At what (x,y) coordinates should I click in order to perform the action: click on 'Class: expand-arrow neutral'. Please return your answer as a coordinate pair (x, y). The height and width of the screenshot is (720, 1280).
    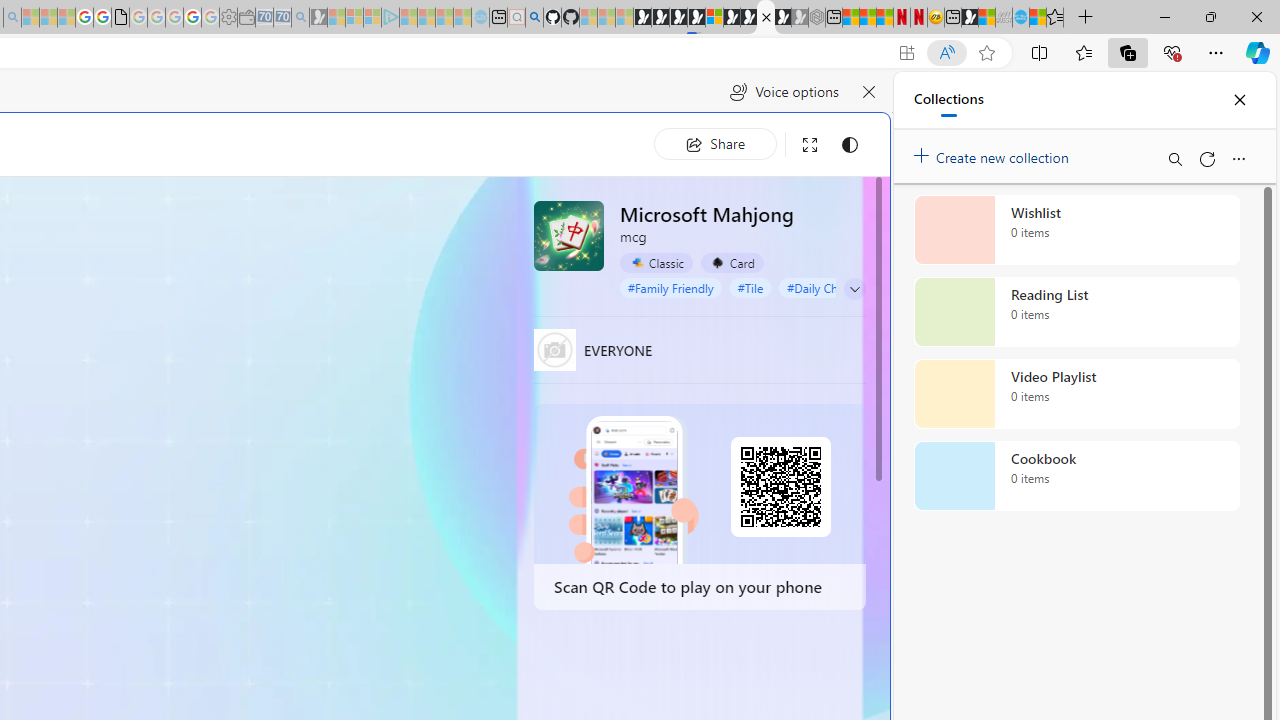
    Looking at the image, I should click on (855, 289).